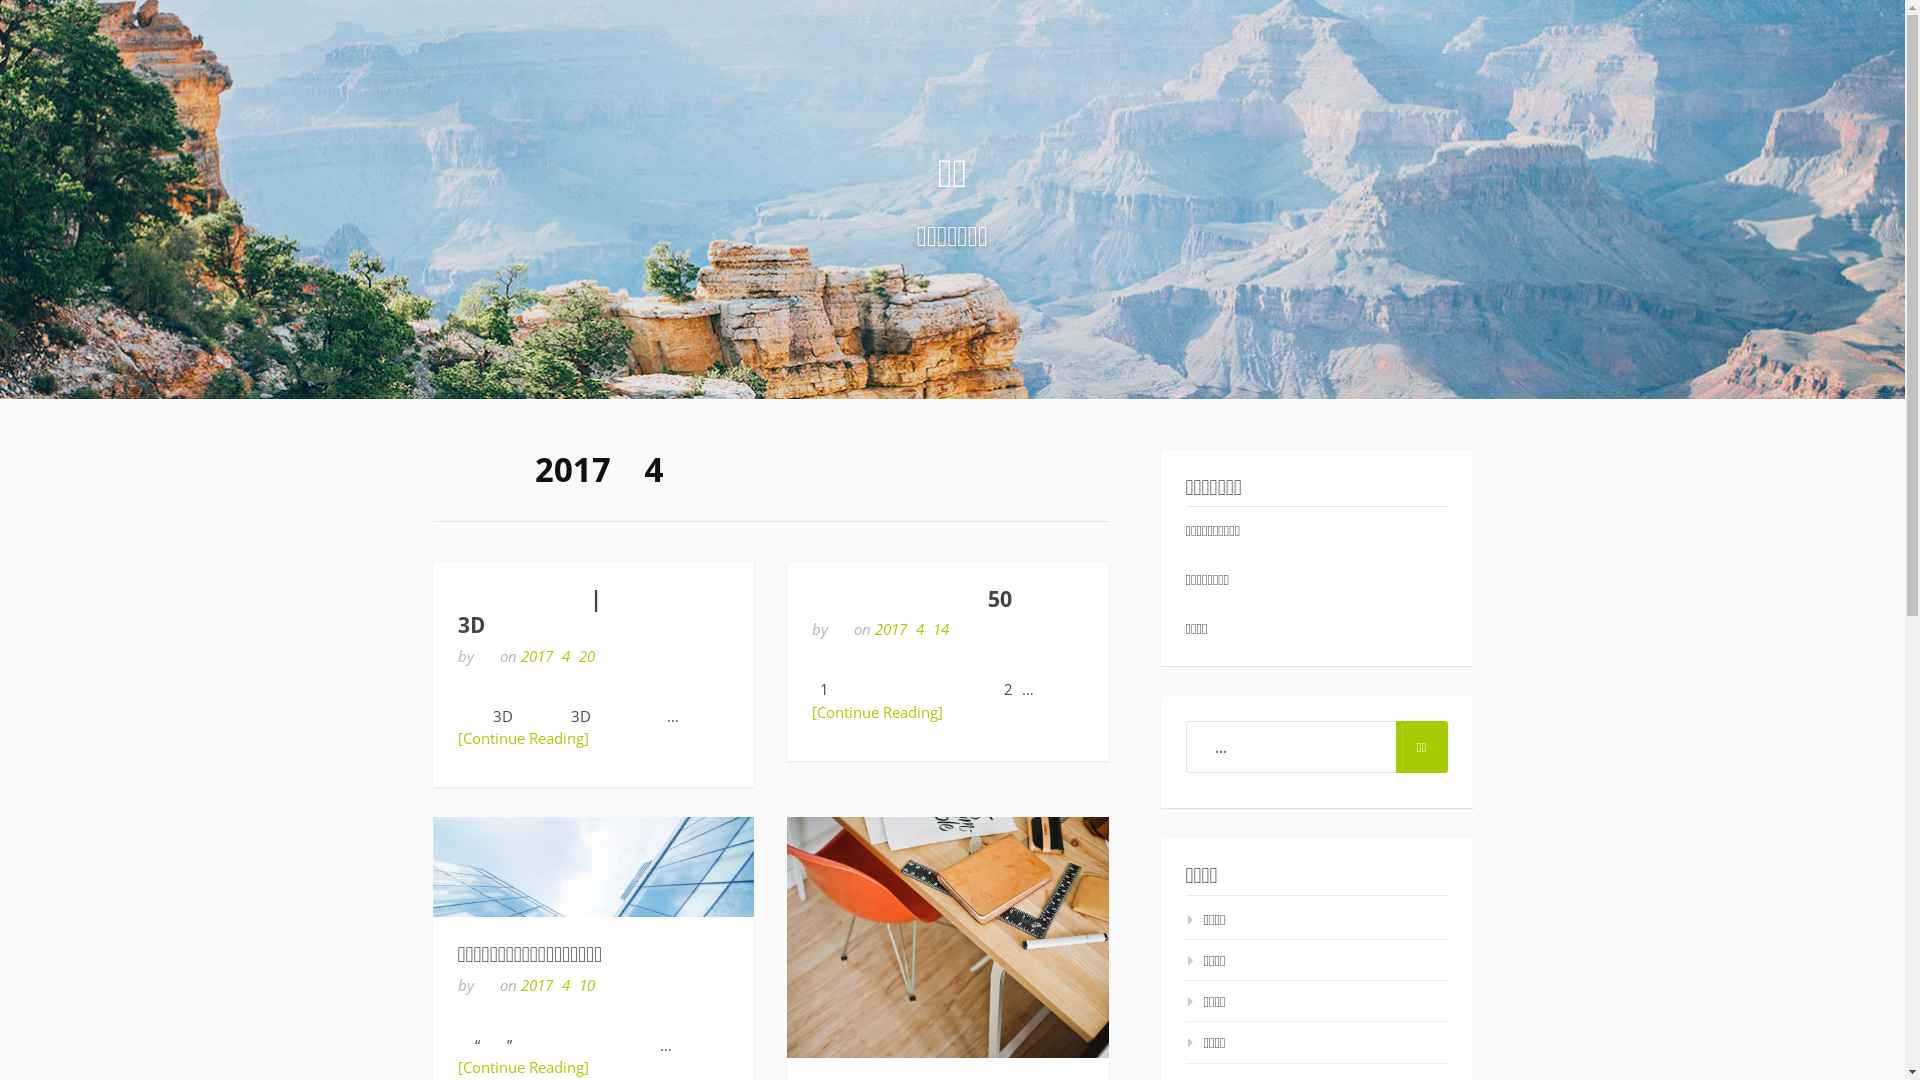 This screenshot has width=1920, height=1080. What do you see at coordinates (0, 0) in the screenshot?
I see `'Skip to content'` at bounding box center [0, 0].